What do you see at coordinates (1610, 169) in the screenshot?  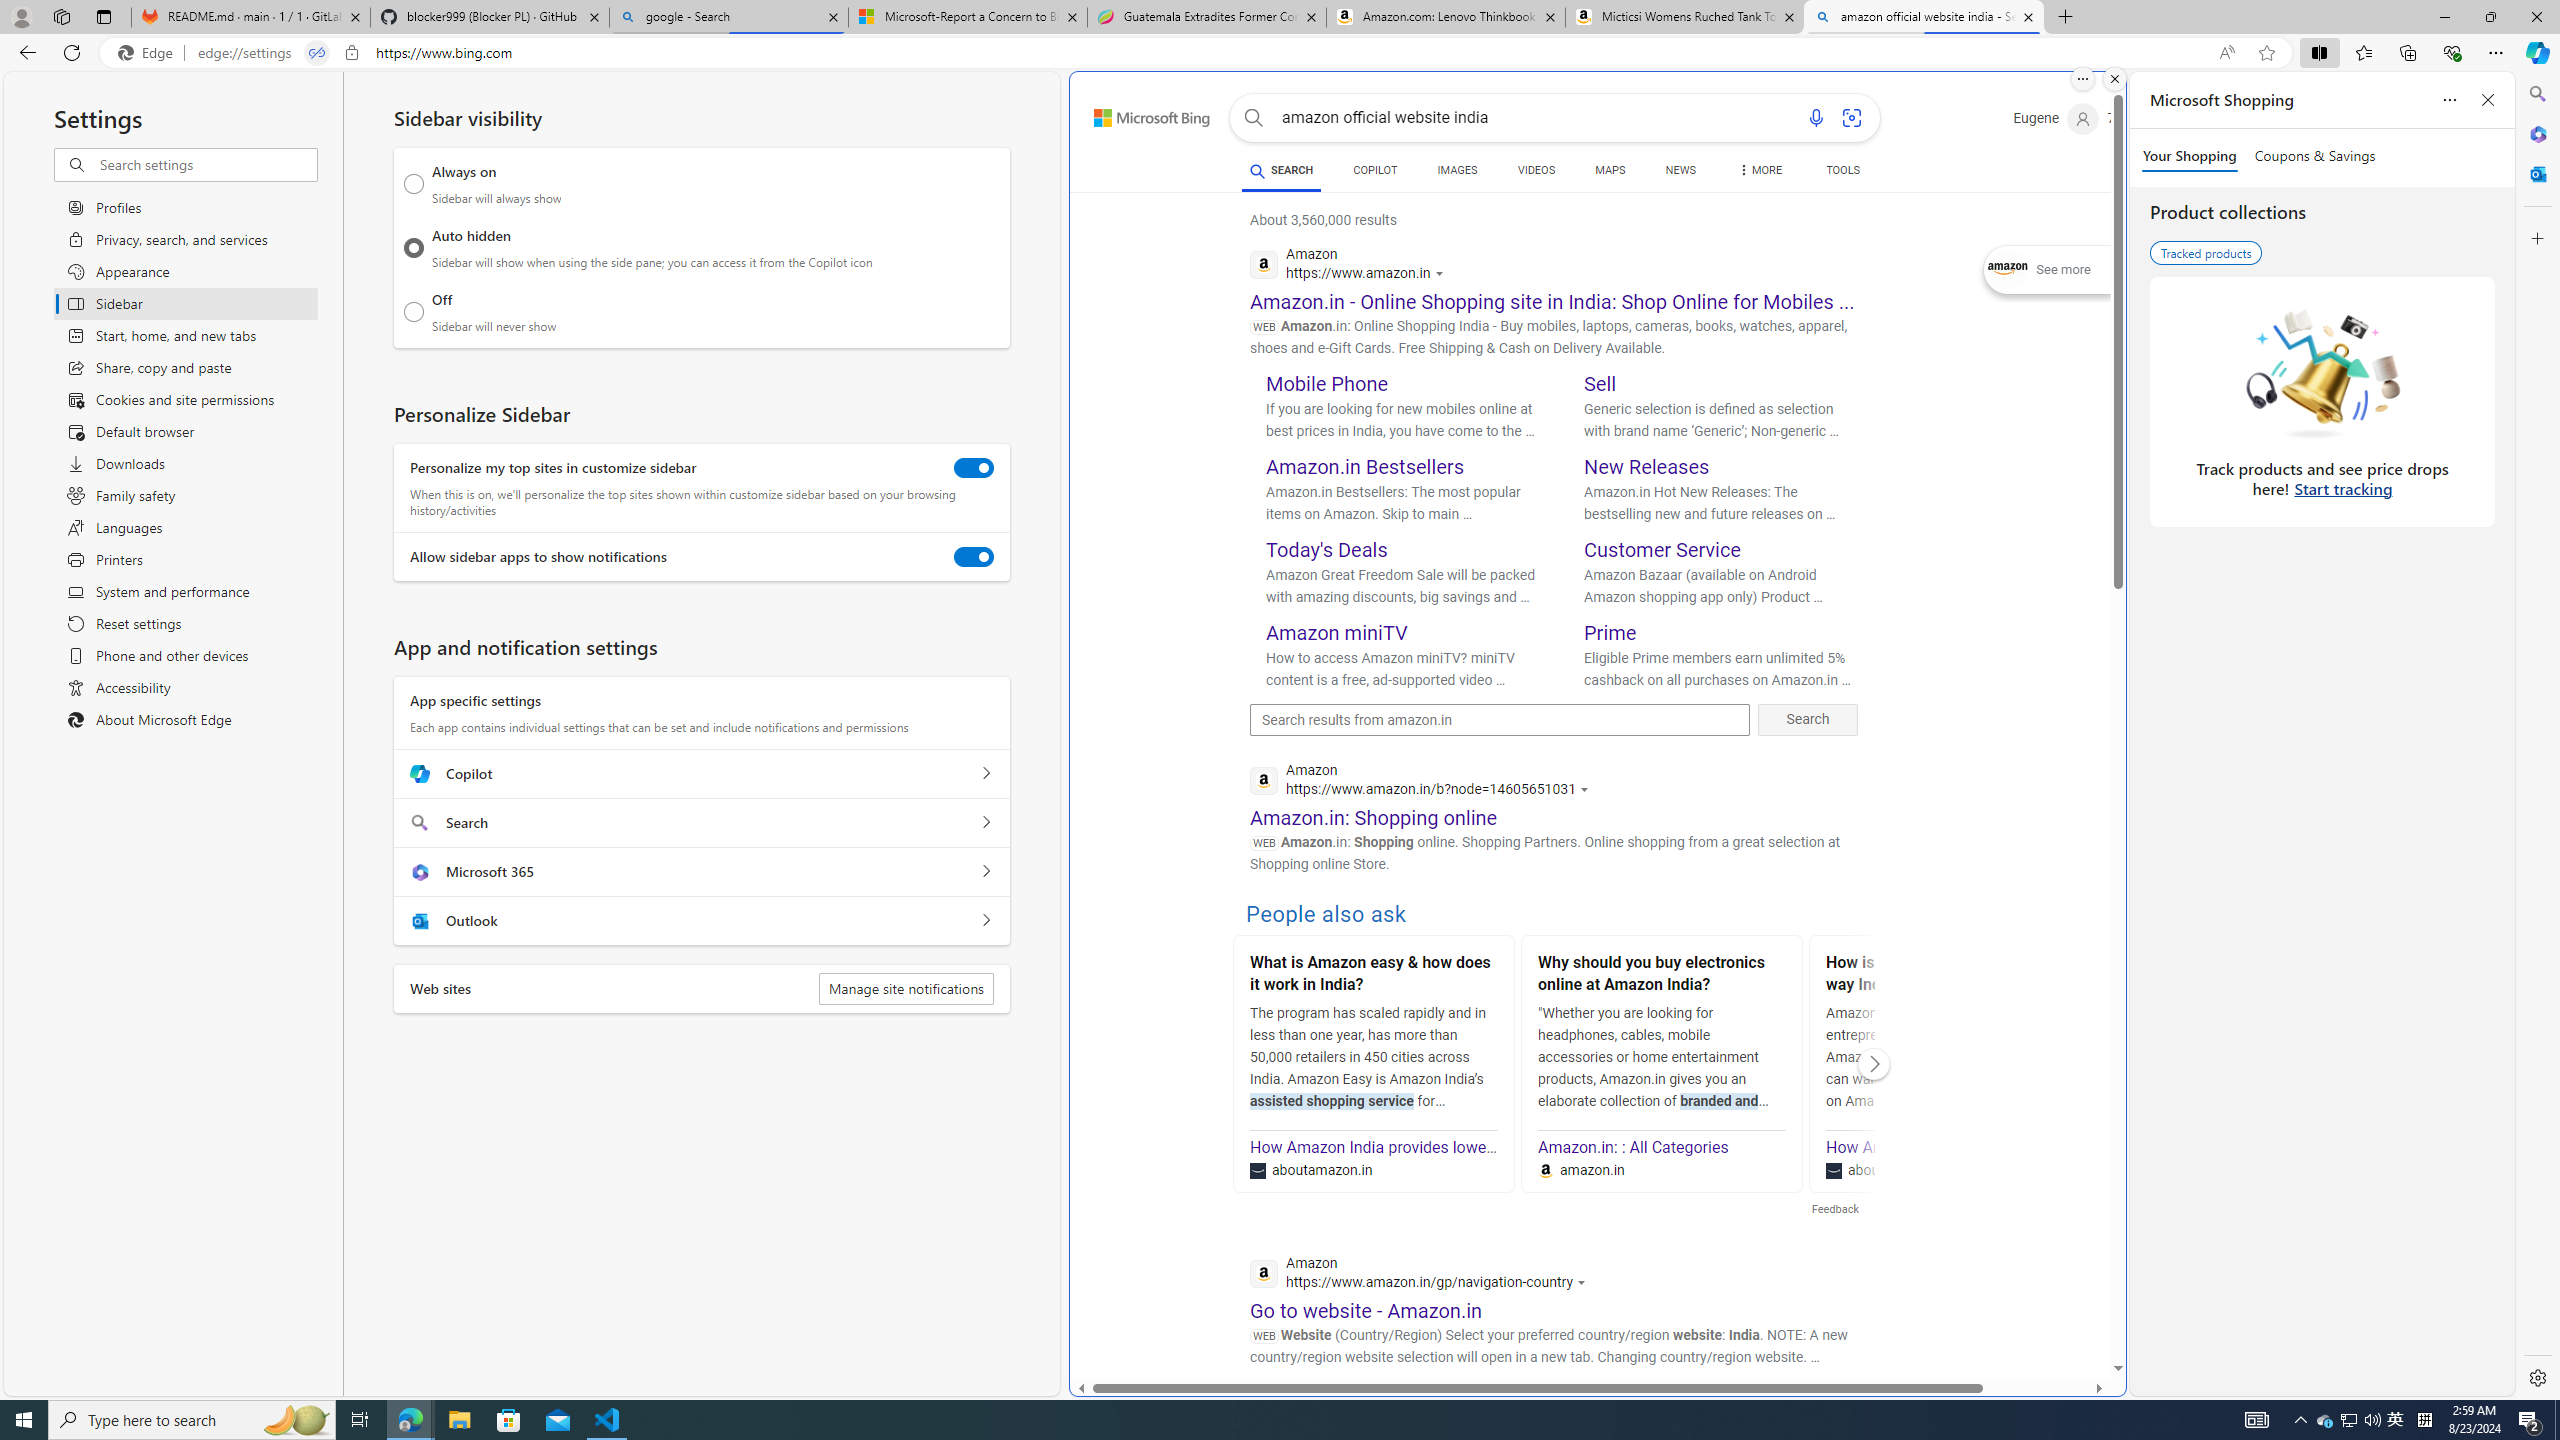 I see `'MAPS'` at bounding box center [1610, 169].